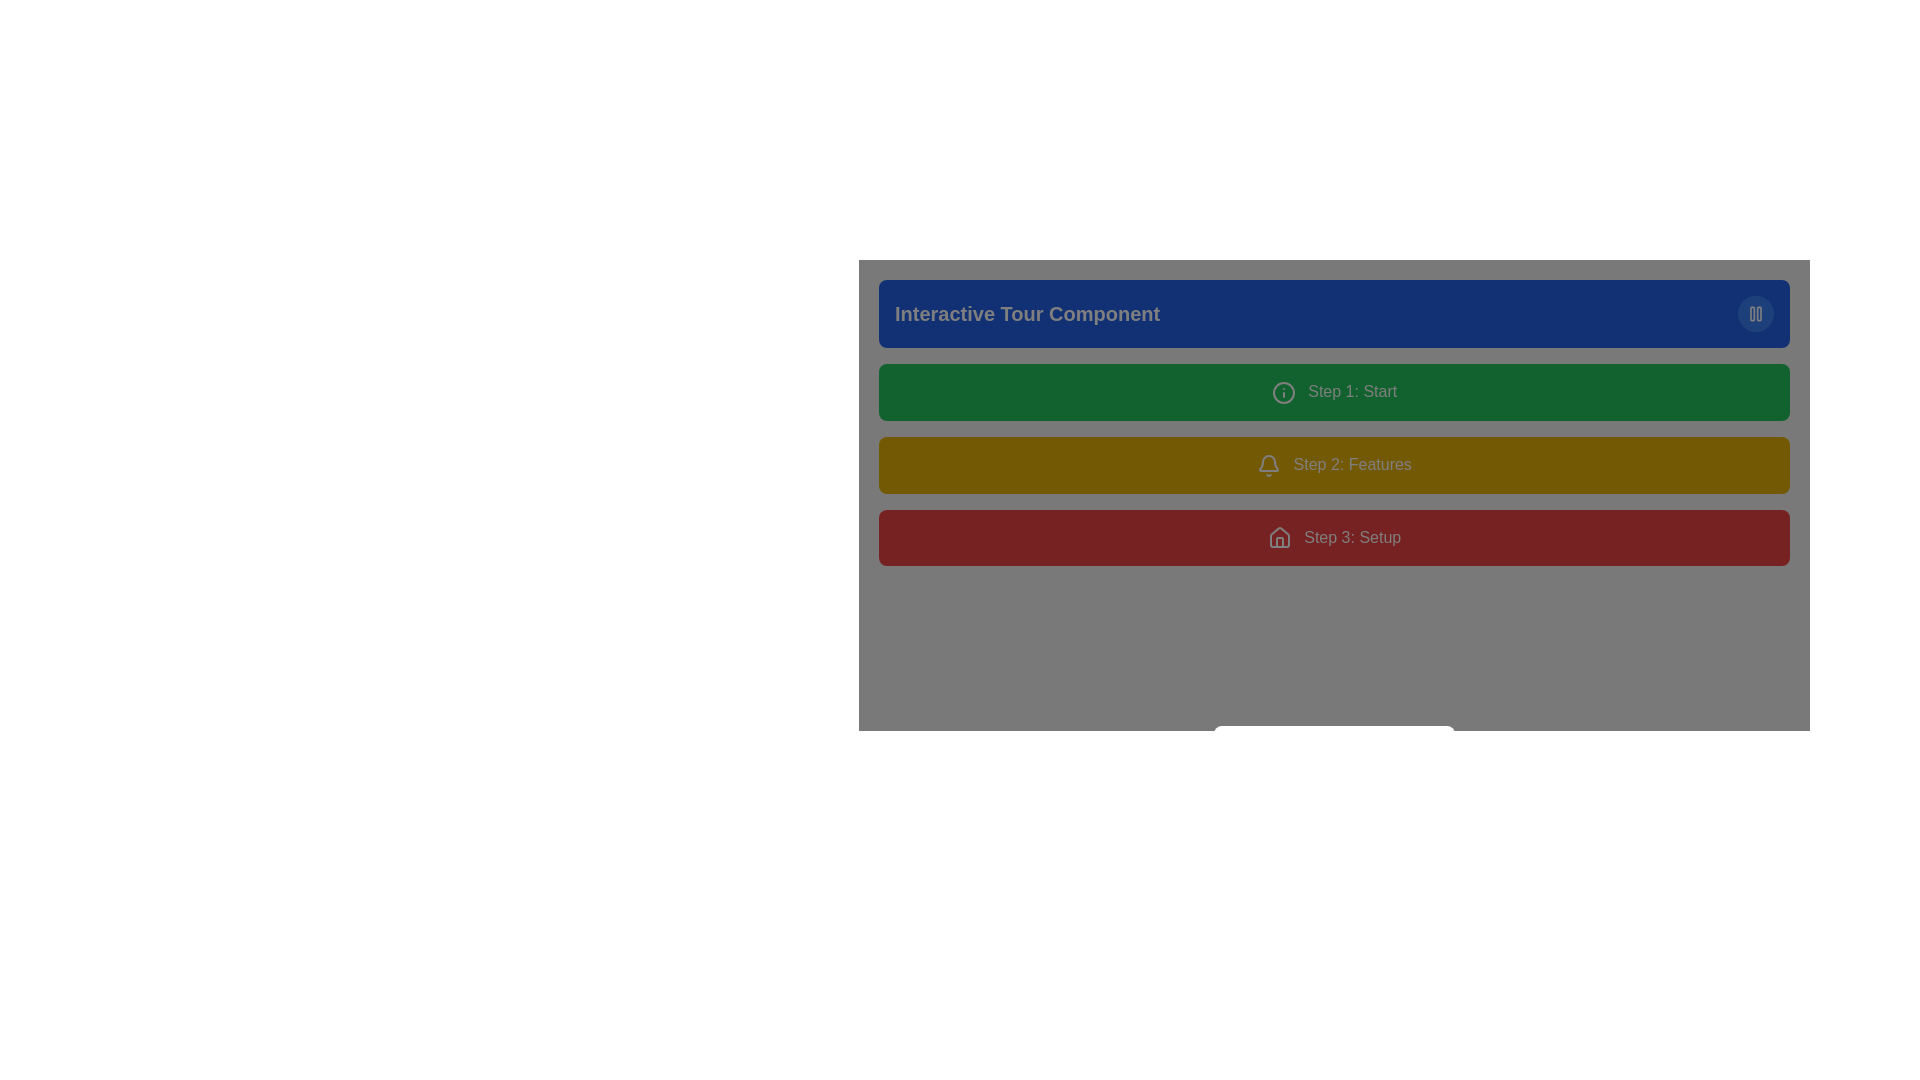 This screenshot has width=1920, height=1080. Describe the element at coordinates (1334, 465) in the screenshot. I see `the Label with icon that represents the second step in a multi-step process, positioned below 'Step 1: Start' and above 'Step 3: Setup'` at that location.